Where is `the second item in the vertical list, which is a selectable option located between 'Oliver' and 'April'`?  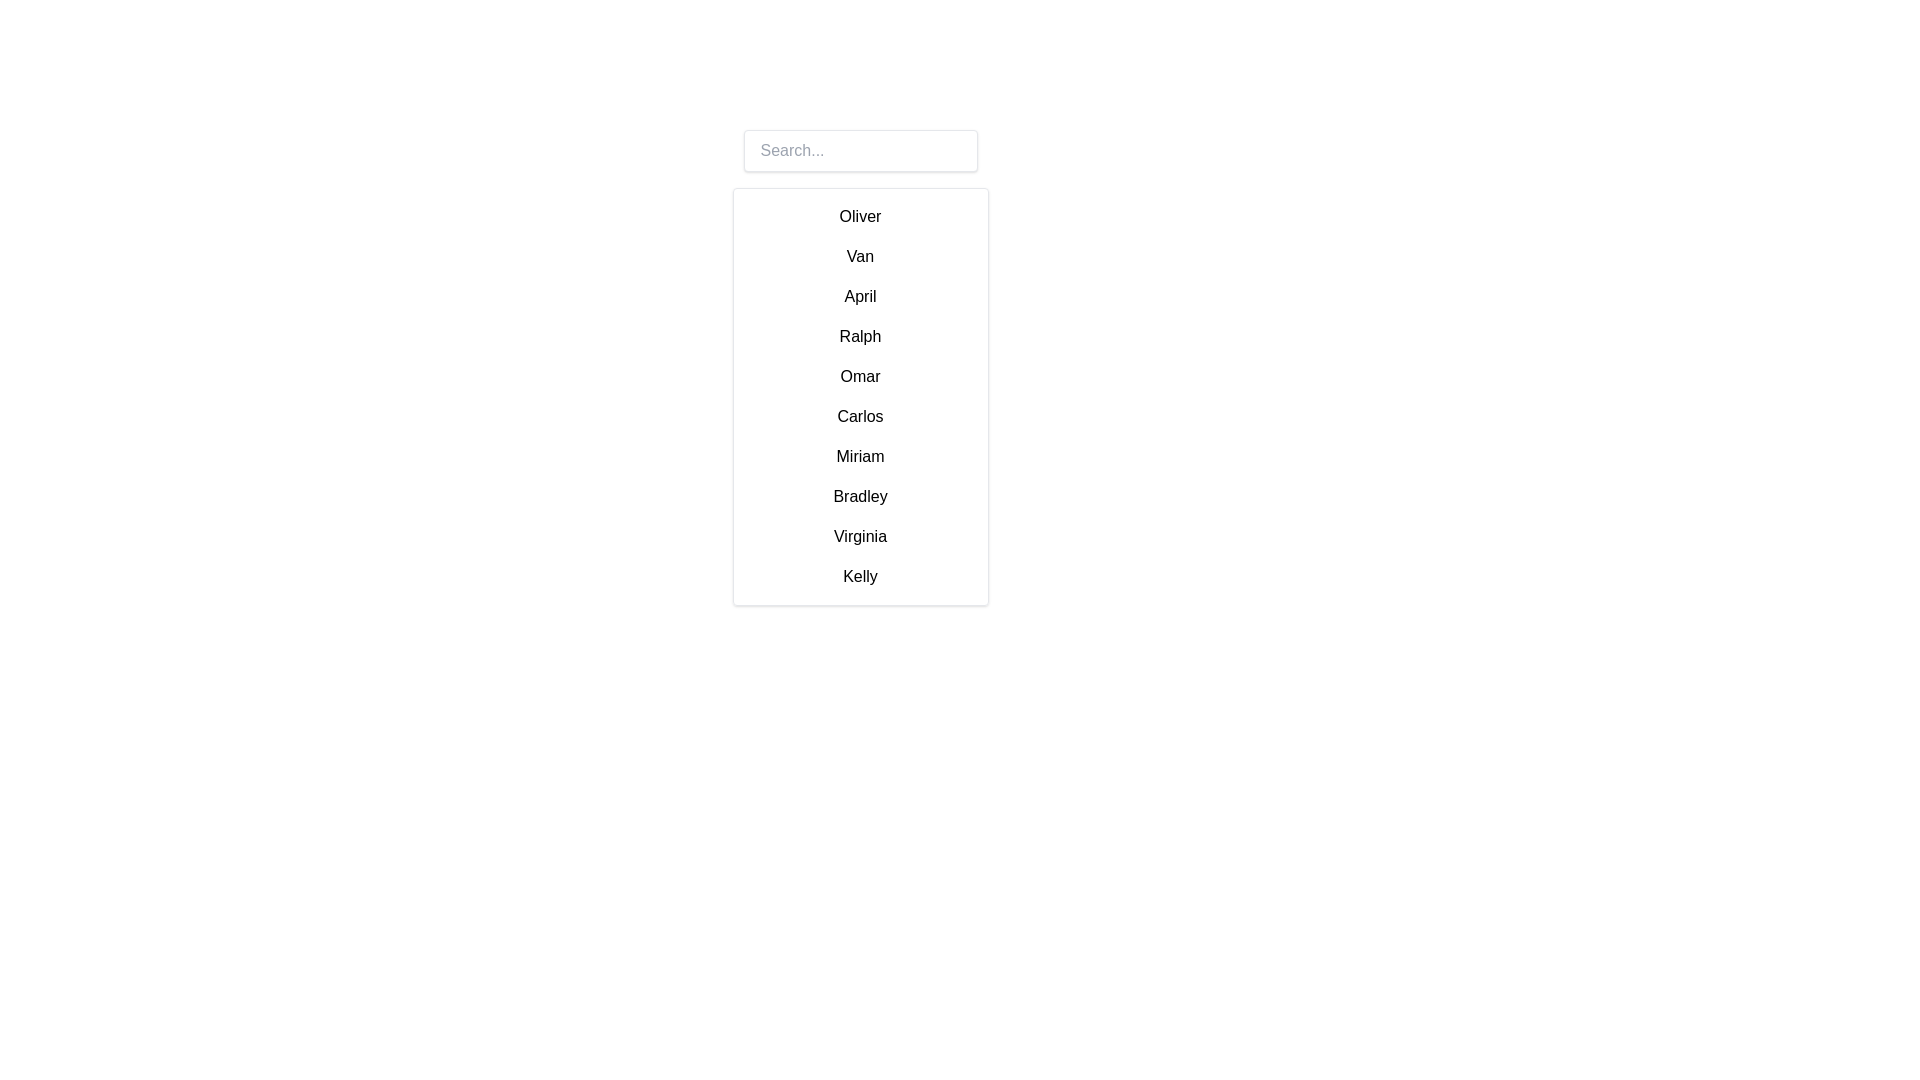
the second item in the vertical list, which is a selectable option located between 'Oliver' and 'April' is located at coordinates (860, 256).